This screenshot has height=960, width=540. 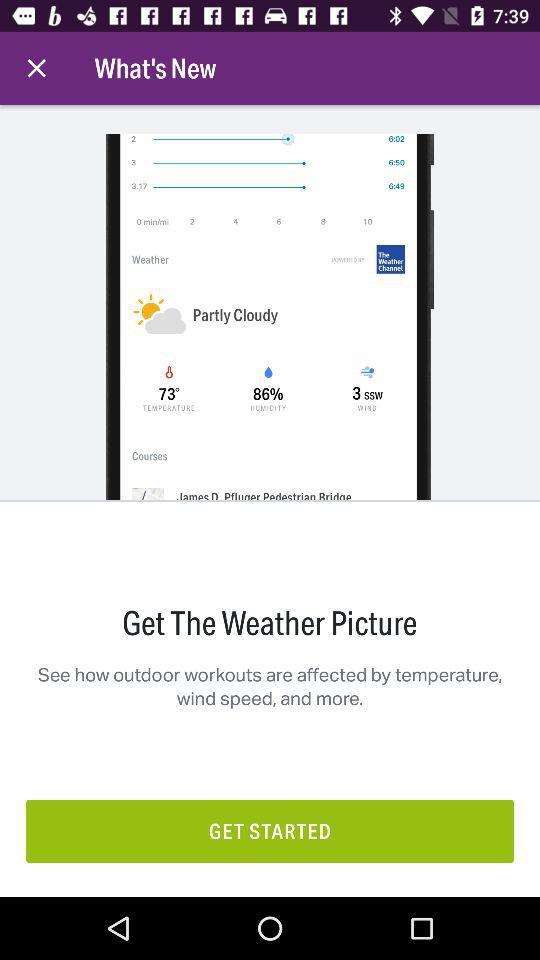 I want to click on icon to the left of what's new item, so click(x=36, y=68).